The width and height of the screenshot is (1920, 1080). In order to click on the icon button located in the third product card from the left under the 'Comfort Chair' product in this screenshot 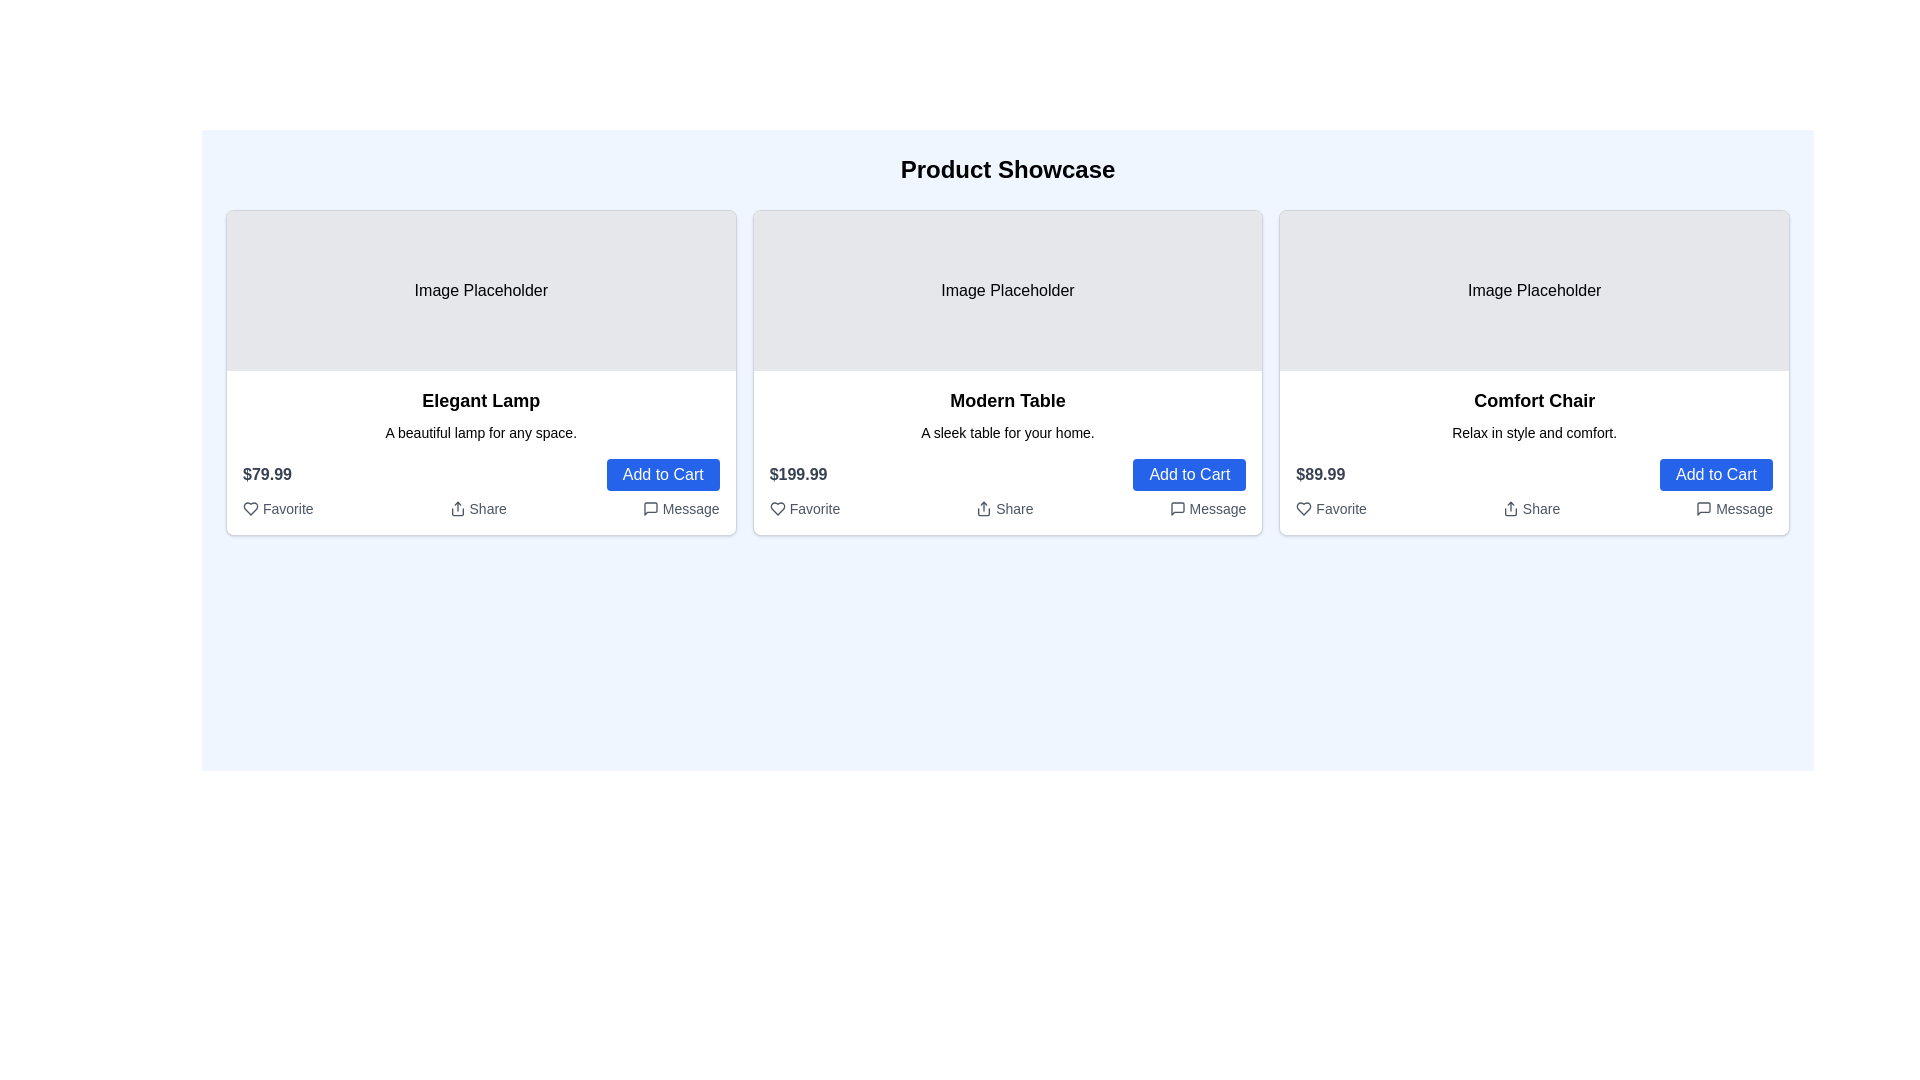, I will do `click(1703, 508)`.